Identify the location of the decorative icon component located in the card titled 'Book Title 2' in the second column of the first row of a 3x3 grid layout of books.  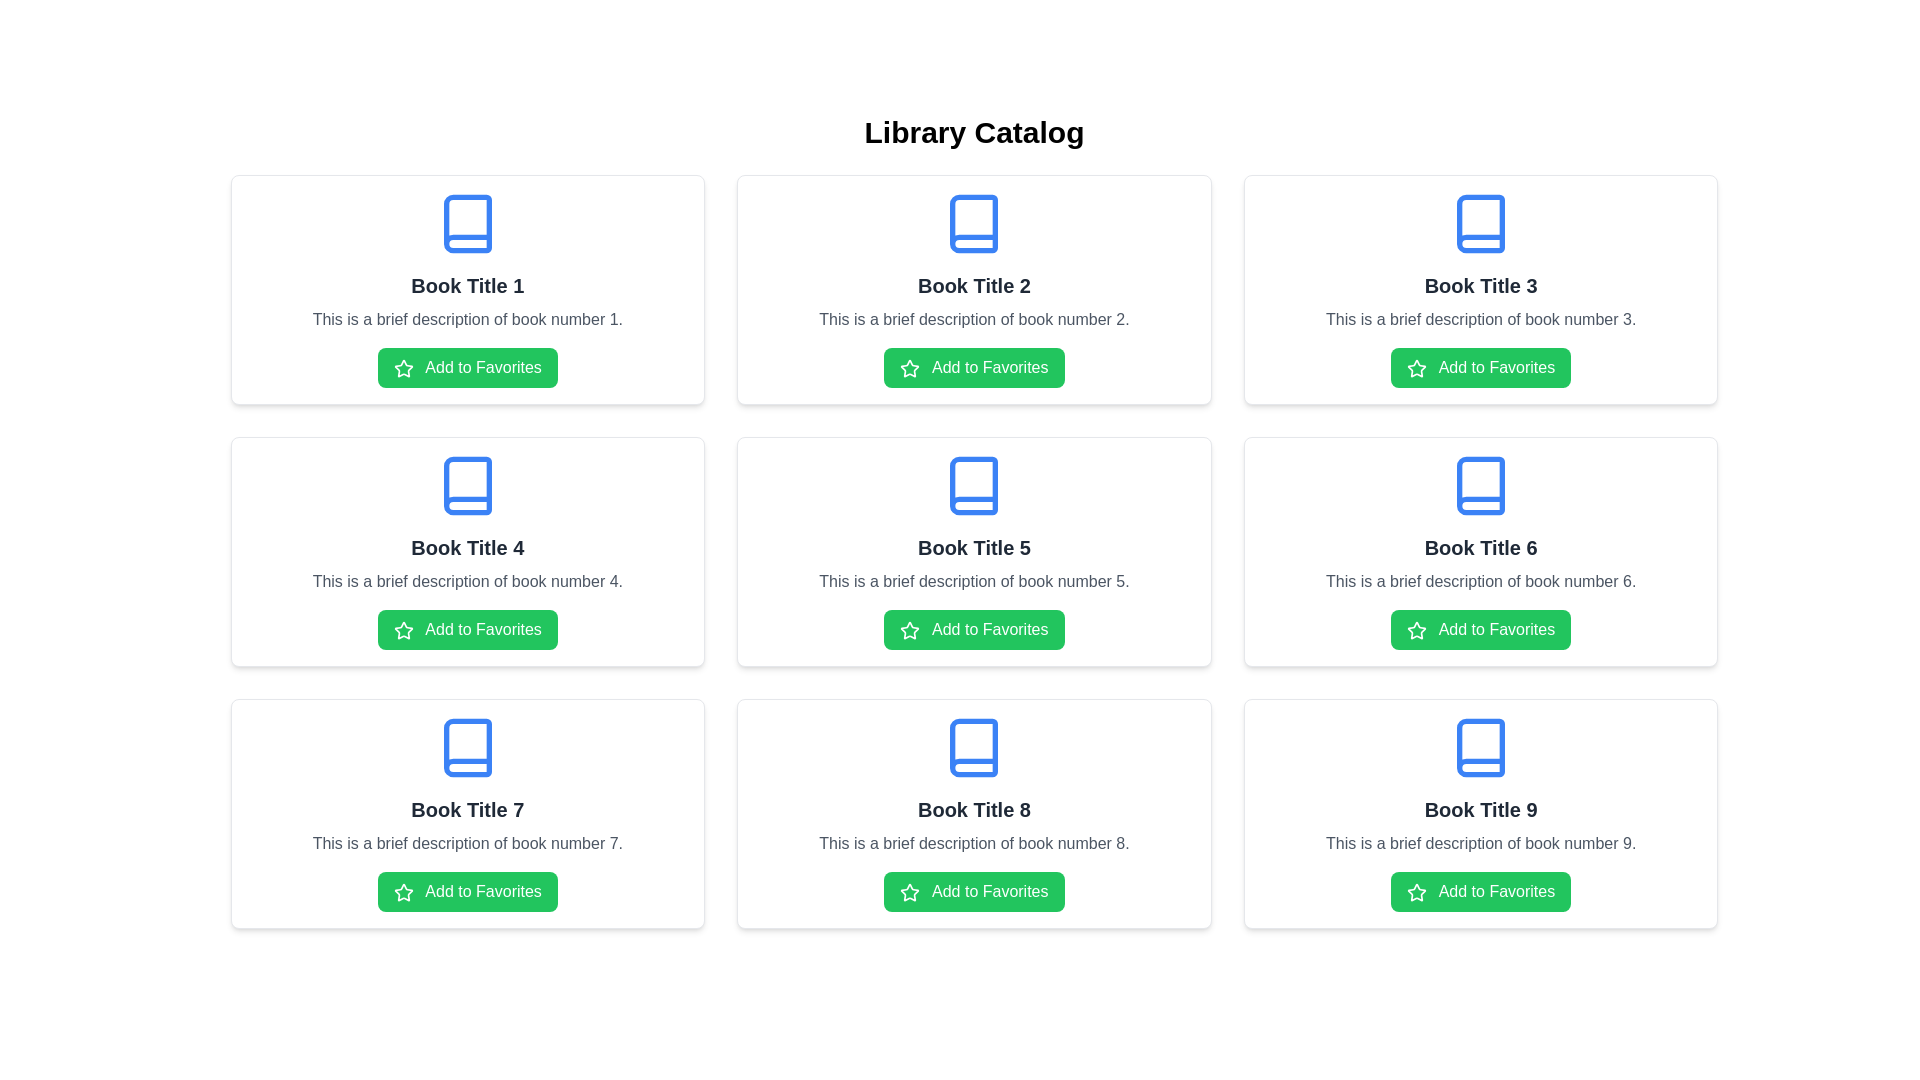
(974, 223).